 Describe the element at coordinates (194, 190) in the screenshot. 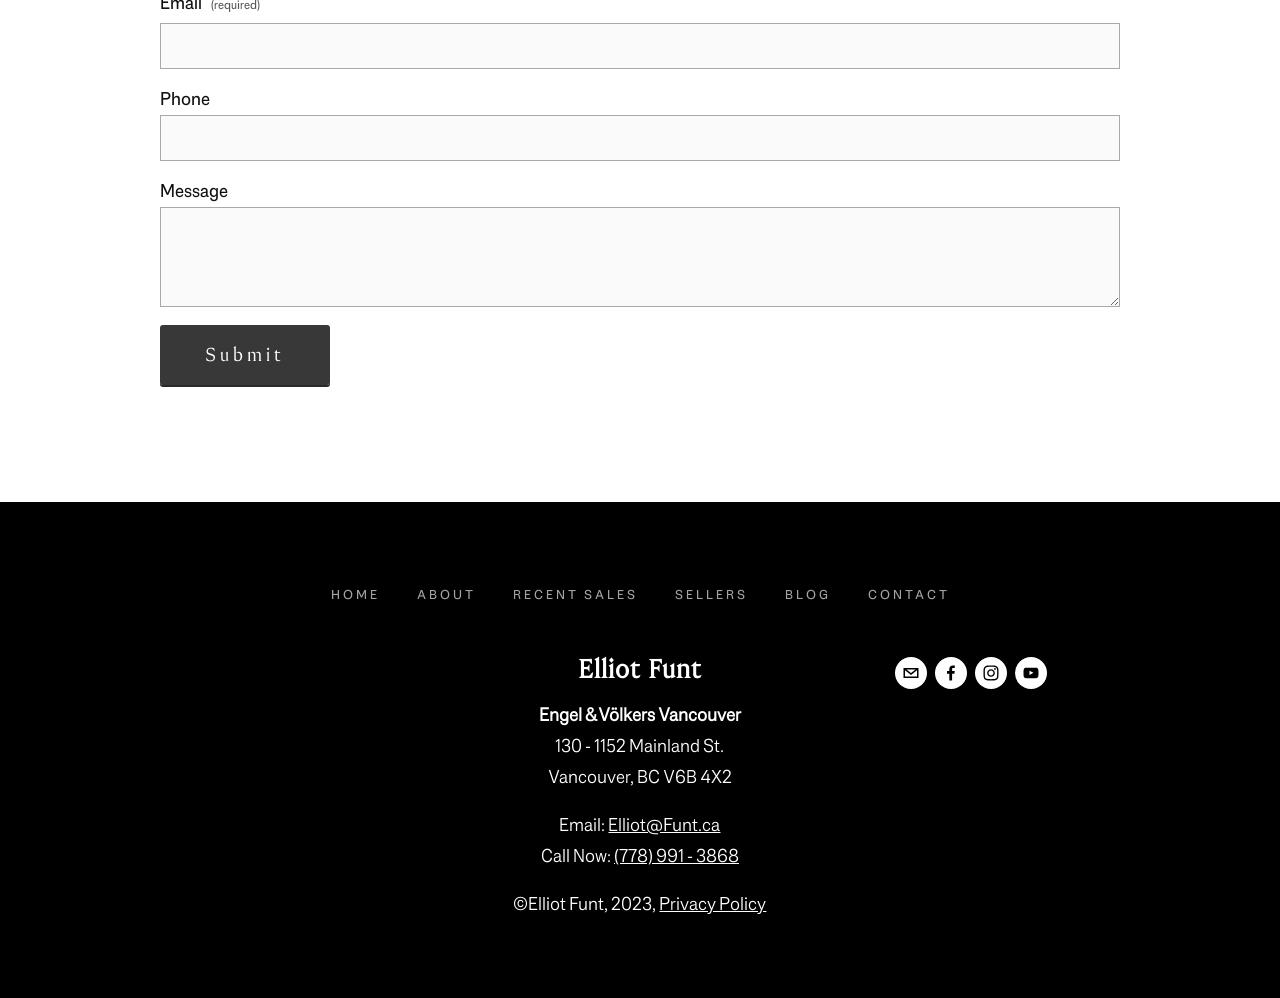

I see `'Message'` at that location.